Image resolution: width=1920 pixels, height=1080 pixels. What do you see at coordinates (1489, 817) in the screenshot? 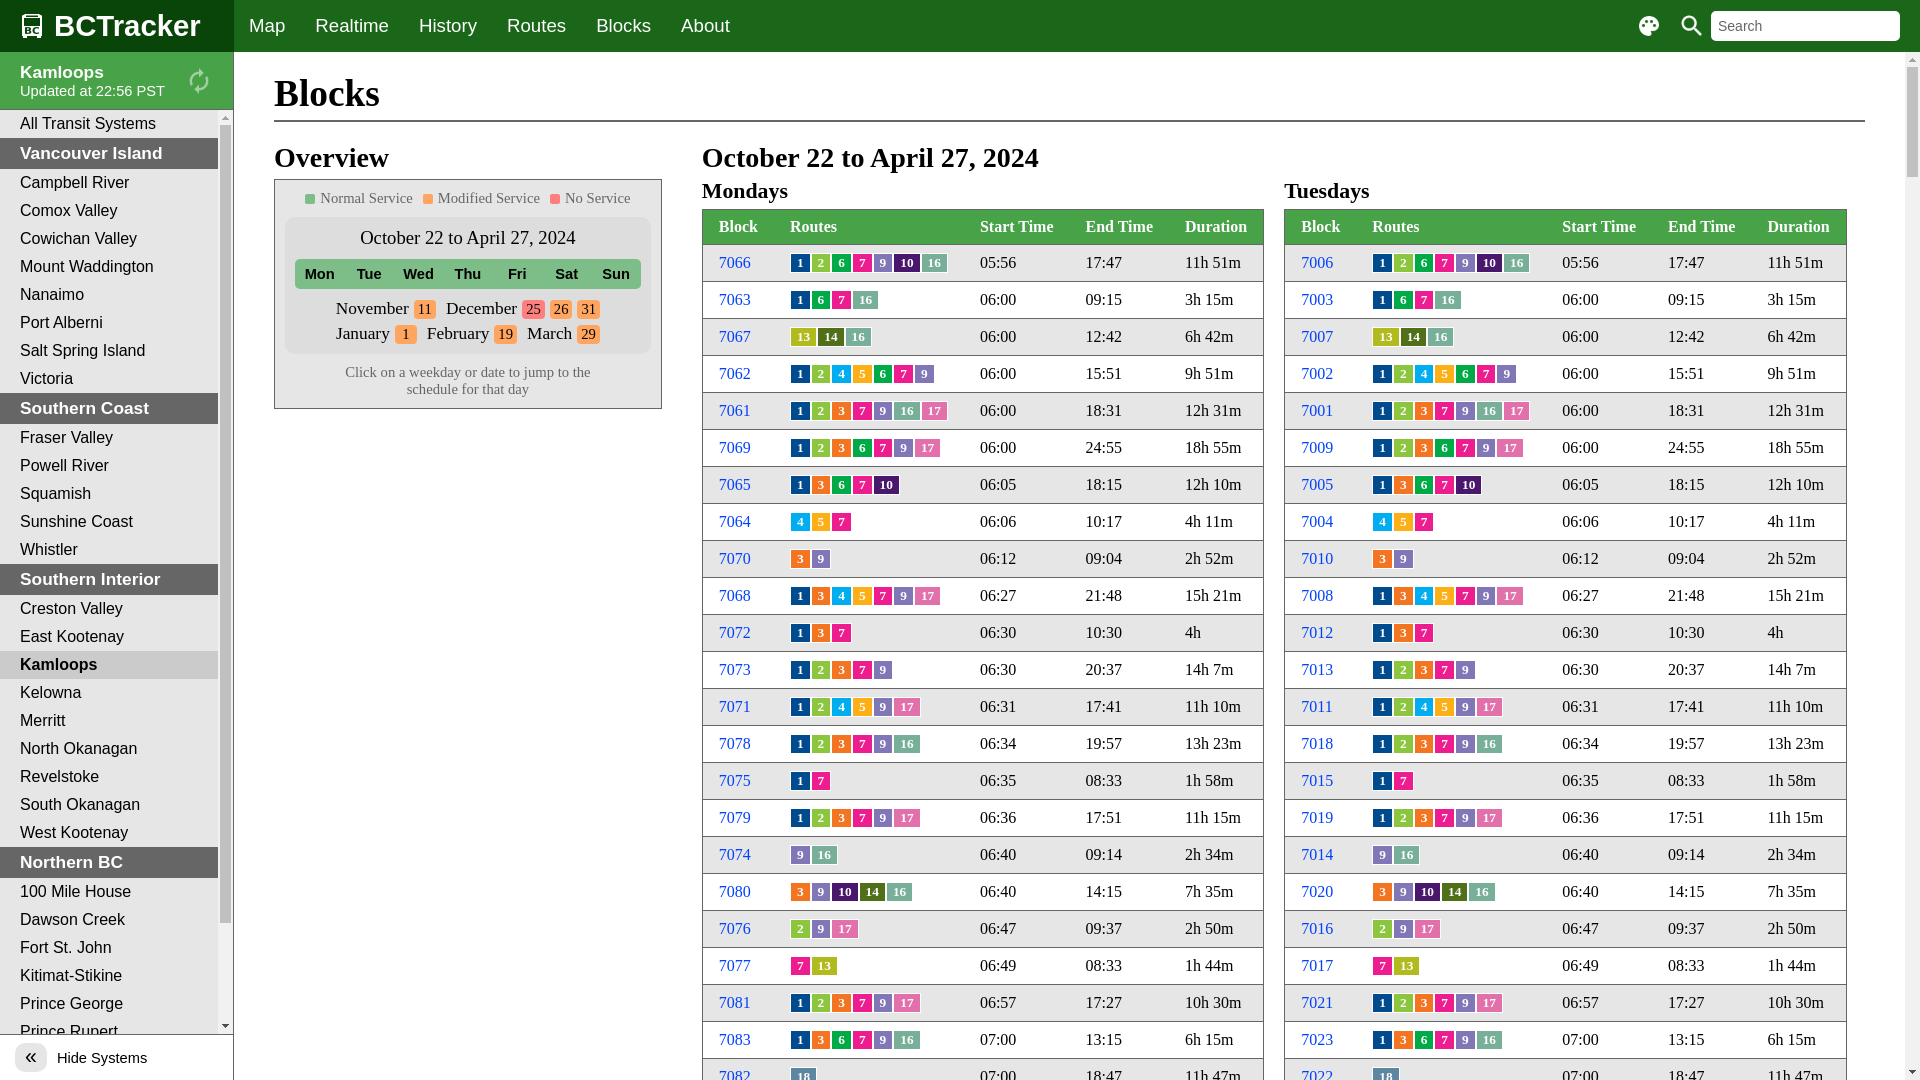
I see `'17'` at bounding box center [1489, 817].